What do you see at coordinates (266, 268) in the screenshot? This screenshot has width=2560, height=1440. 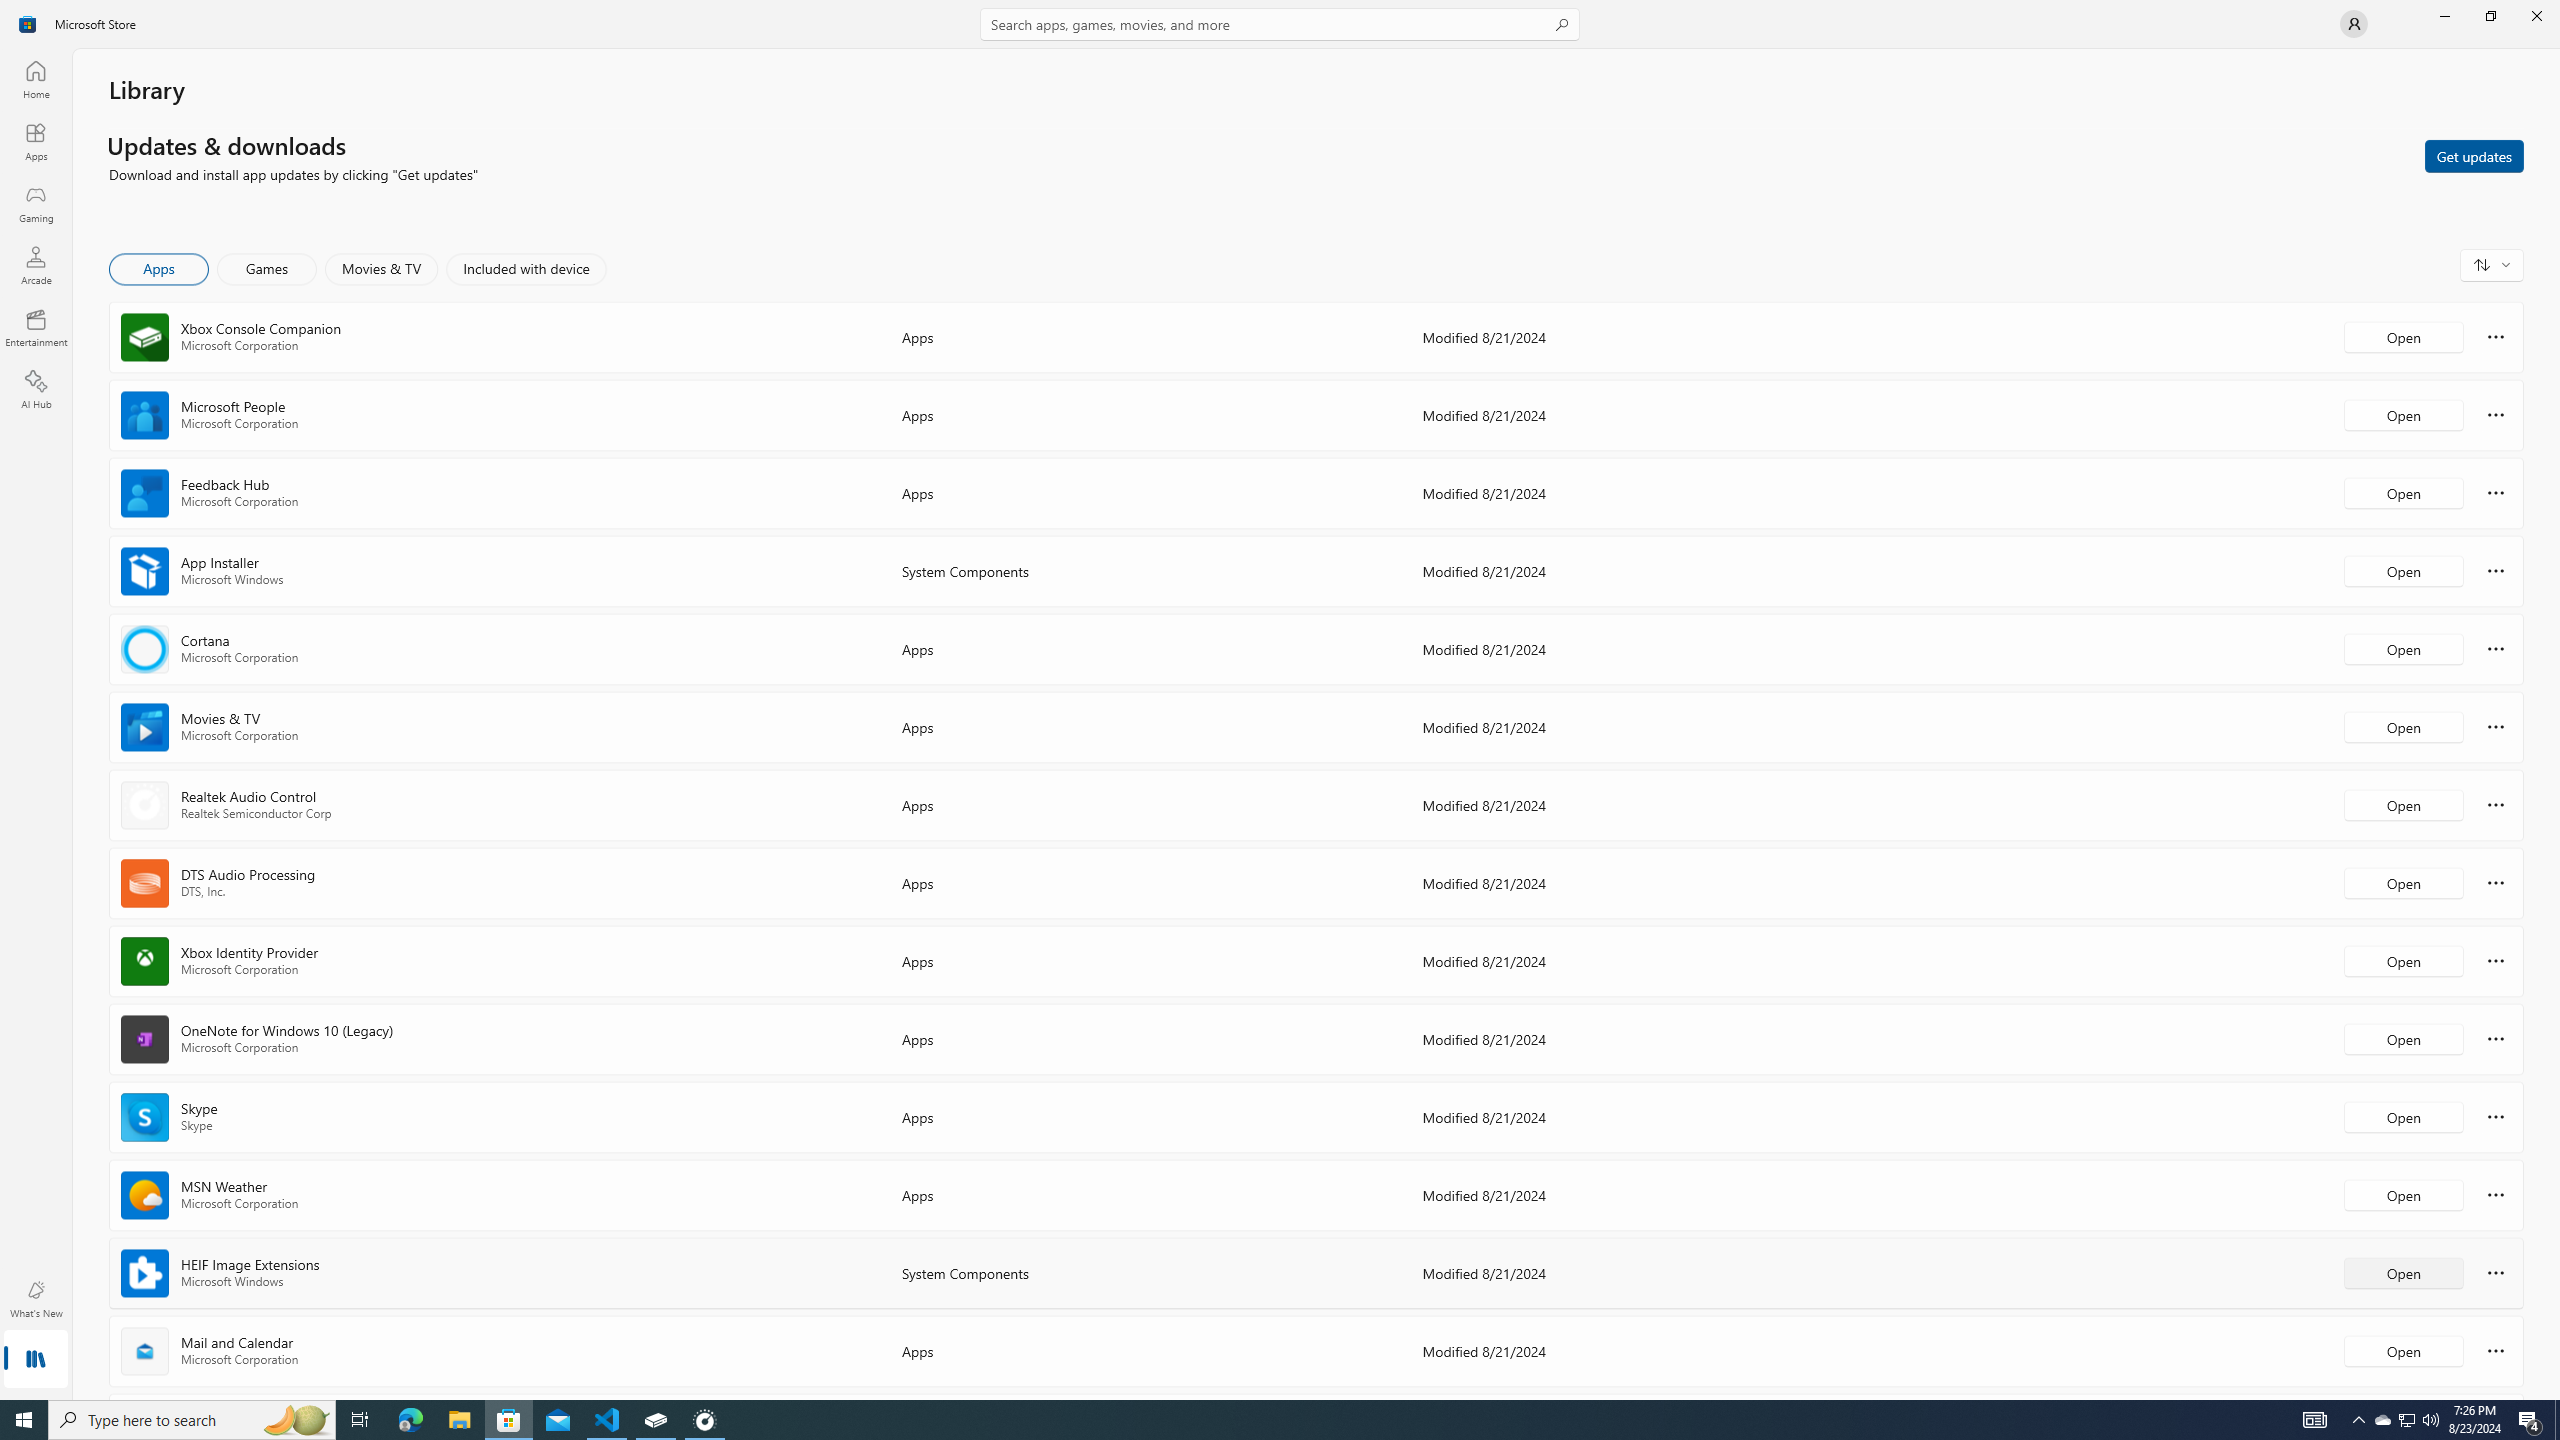 I see `'Games'` at bounding box center [266, 268].